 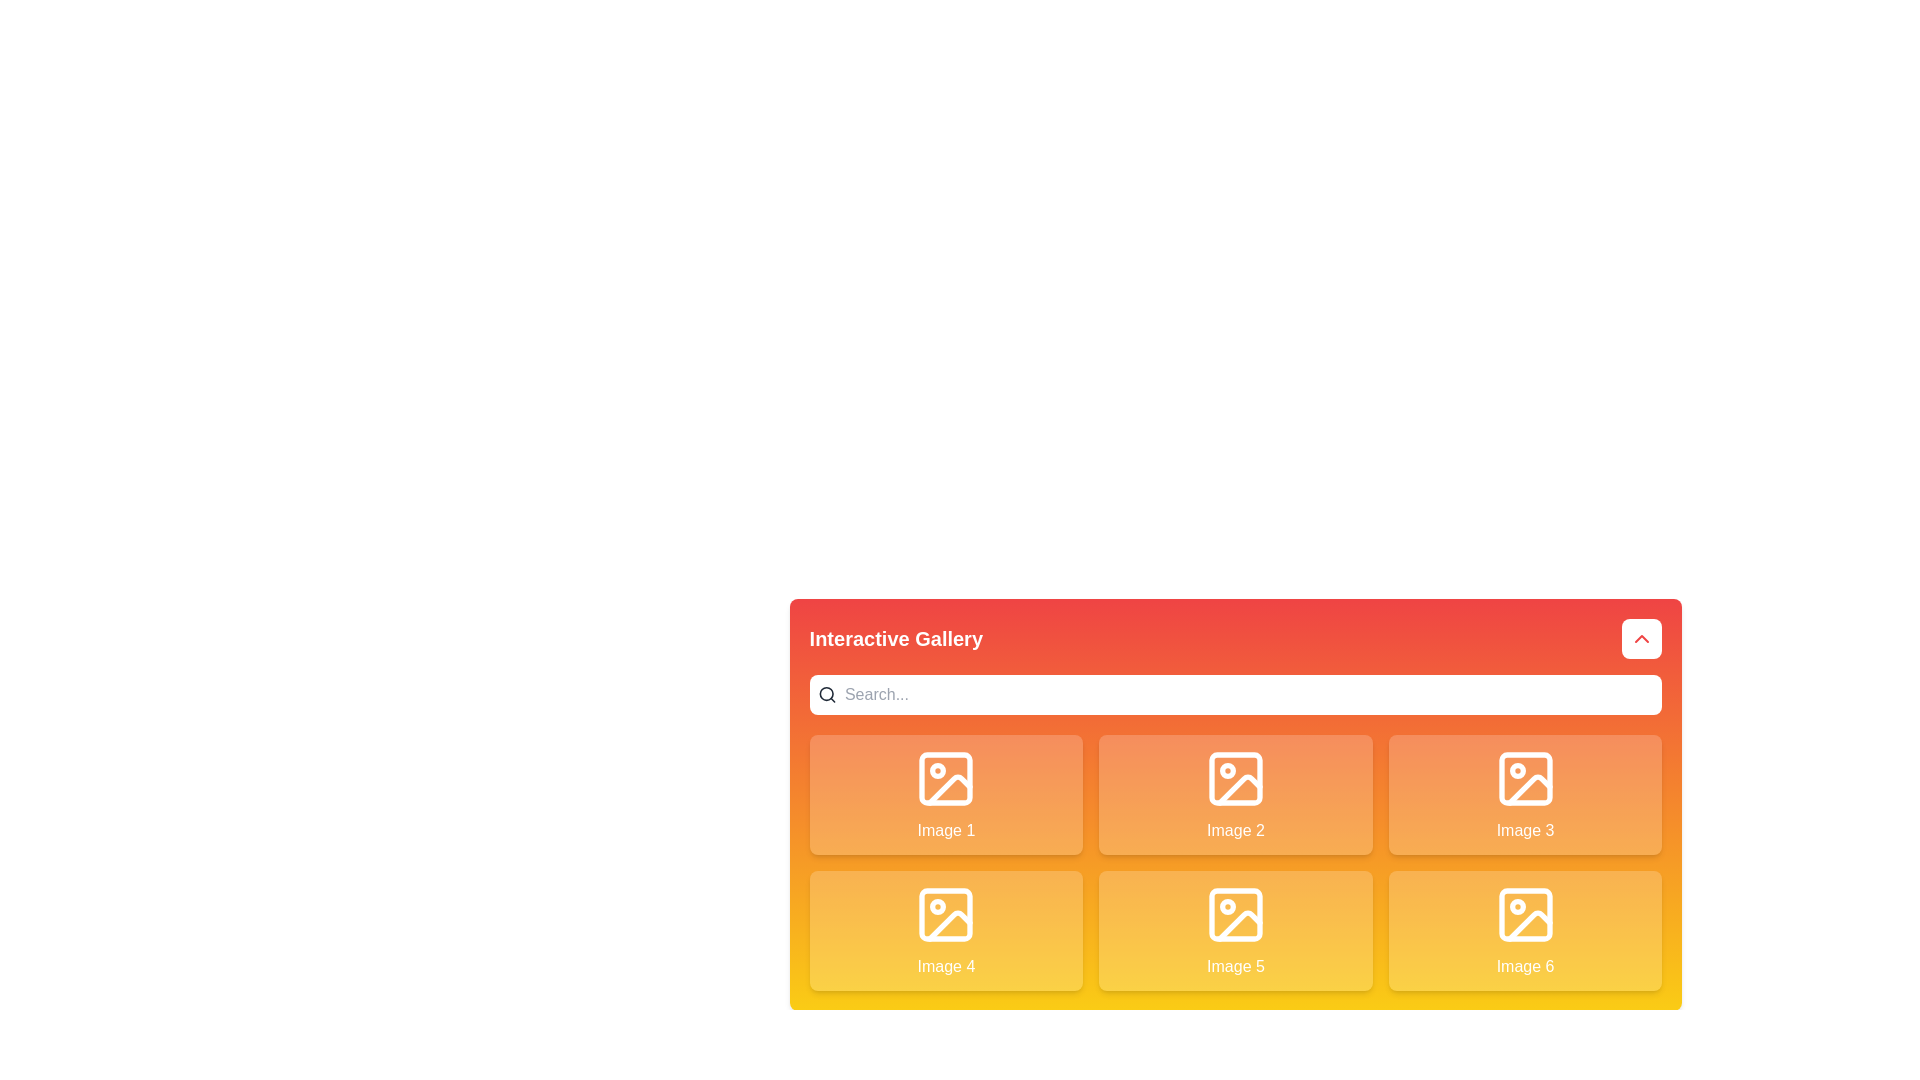 What do you see at coordinates (1234, 639) in the screenshot?
I see `the header bar titled 'Interactive Gallery' with a red` at bounding box center [1234, 639].